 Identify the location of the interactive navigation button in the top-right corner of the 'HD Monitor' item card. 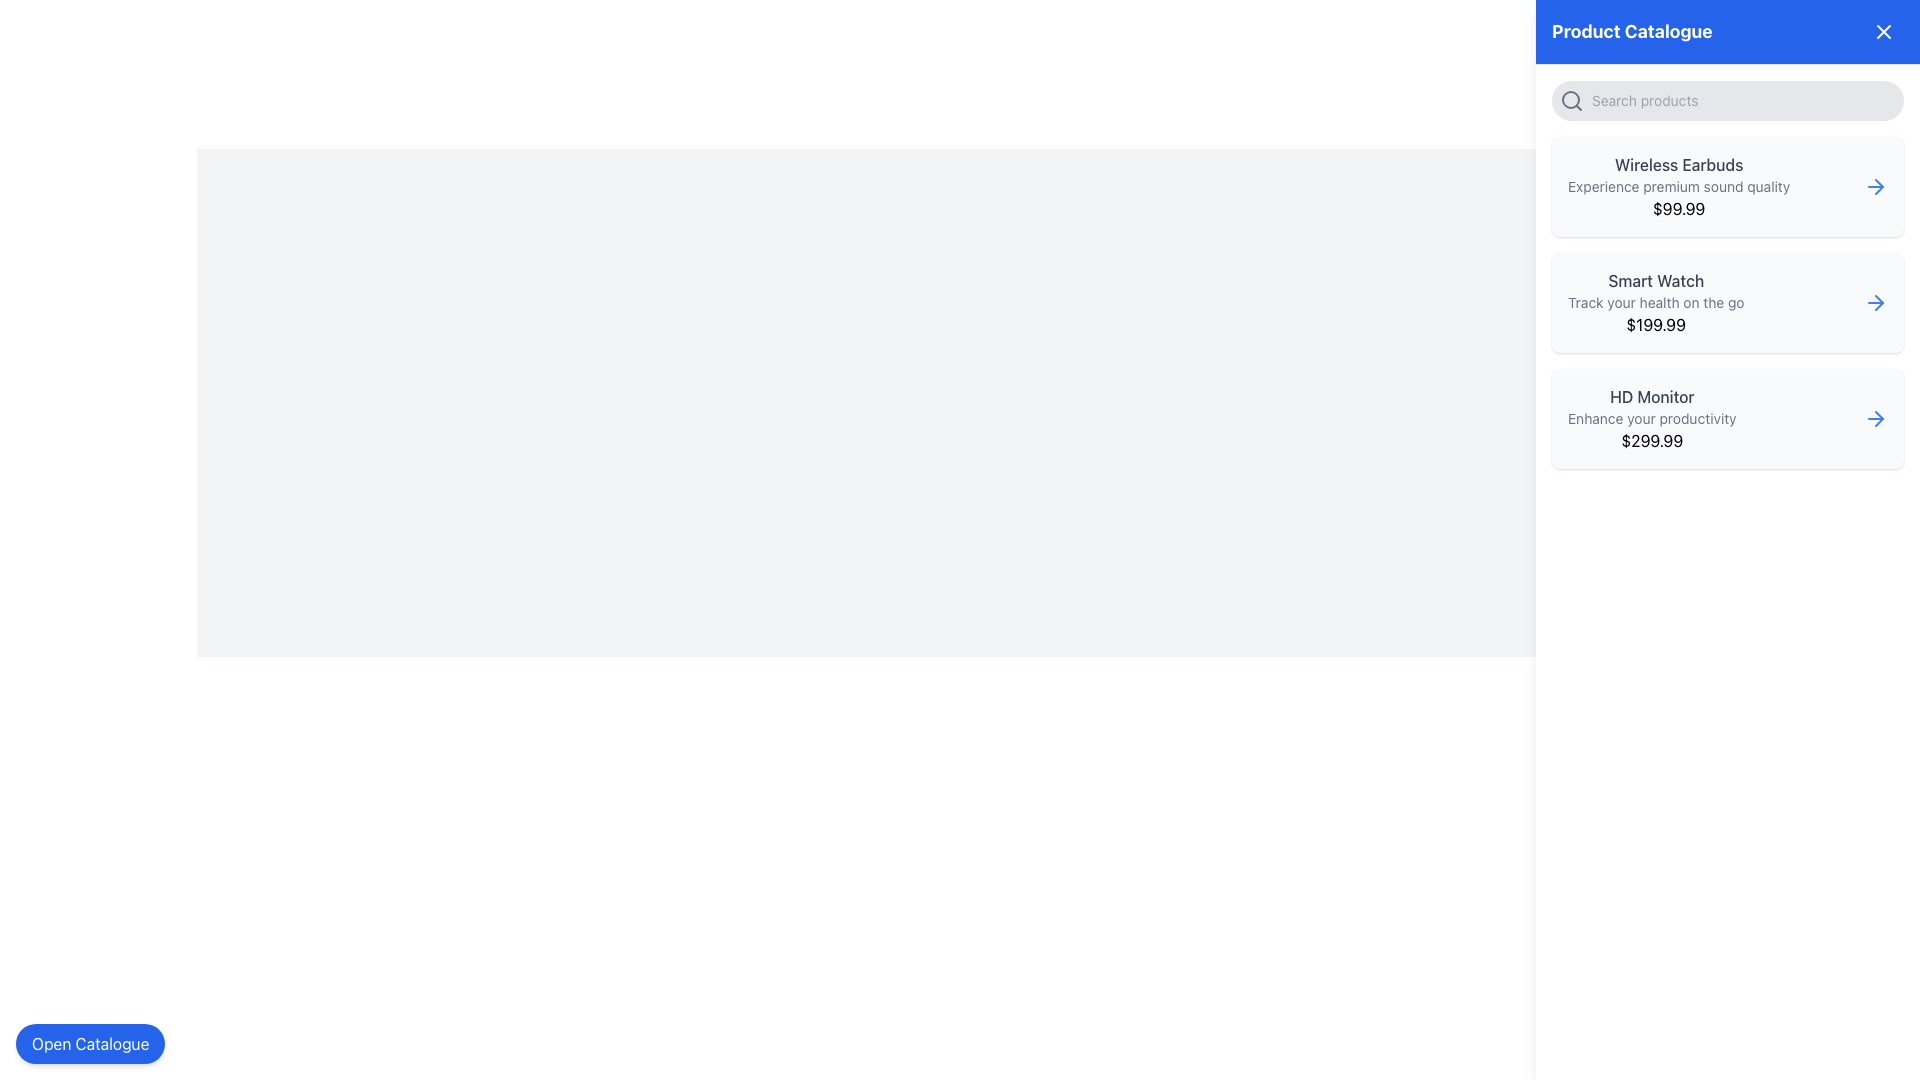
(1875, 418).